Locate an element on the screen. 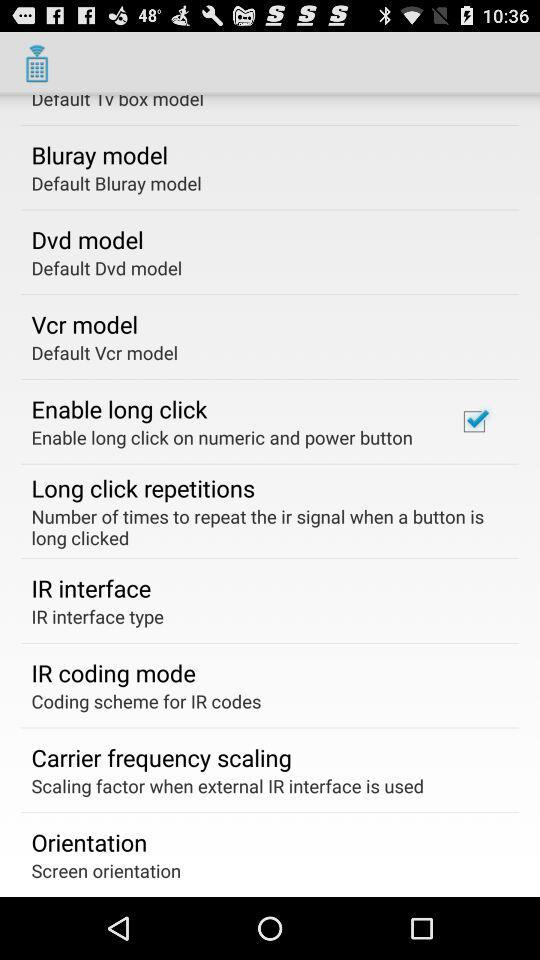 This screenshot has width=540, height=960. the scaling factor when is located at coordinates (226, 785).